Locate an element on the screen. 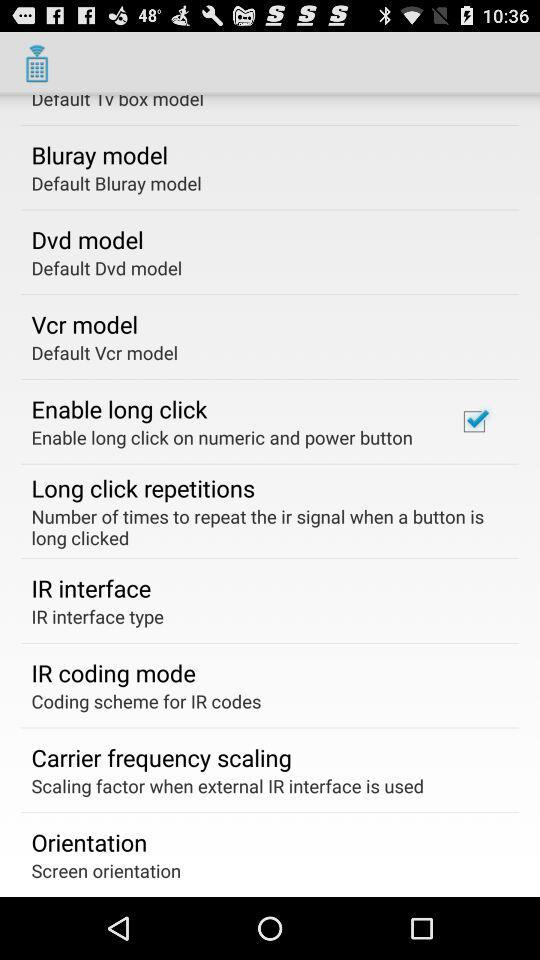 This screenshot has width=540, height=960. the scaling factor when is located at coordinates (226, 785).